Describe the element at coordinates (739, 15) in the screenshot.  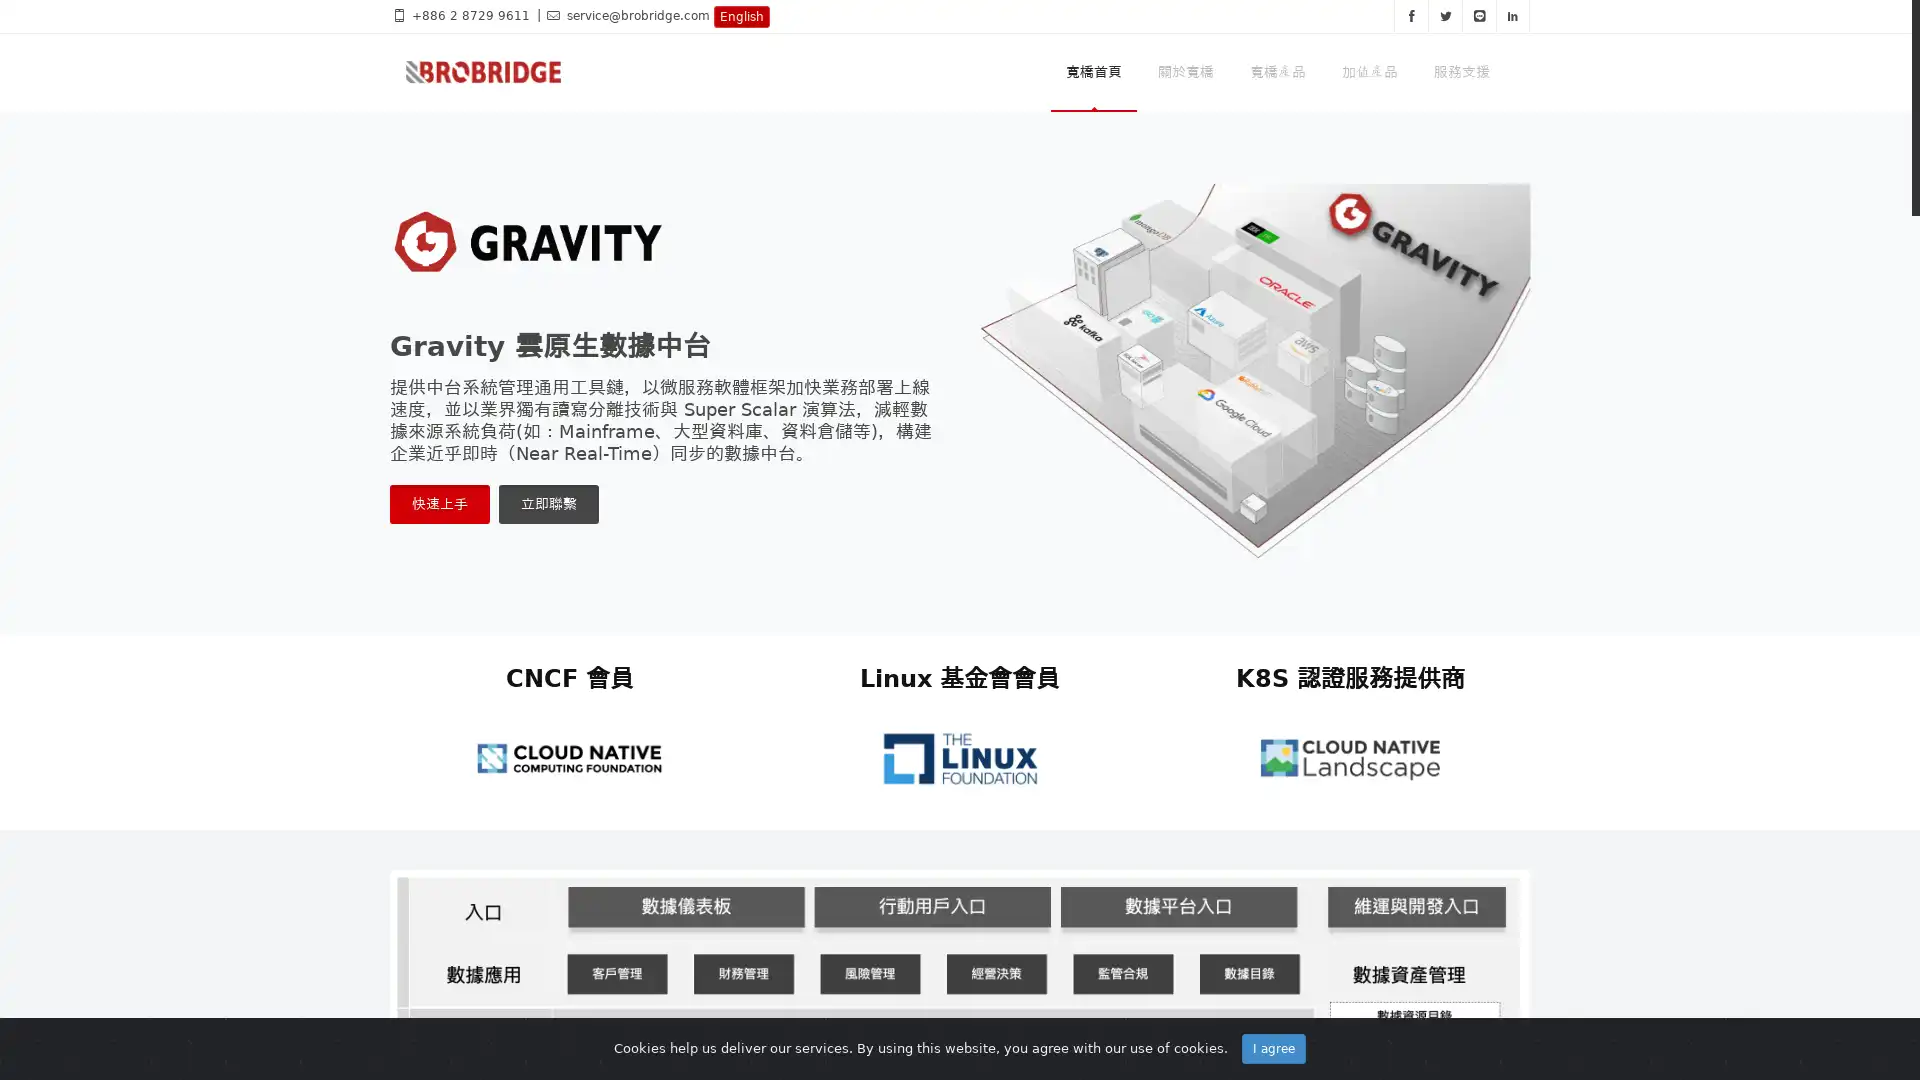
I see `English` at that location.